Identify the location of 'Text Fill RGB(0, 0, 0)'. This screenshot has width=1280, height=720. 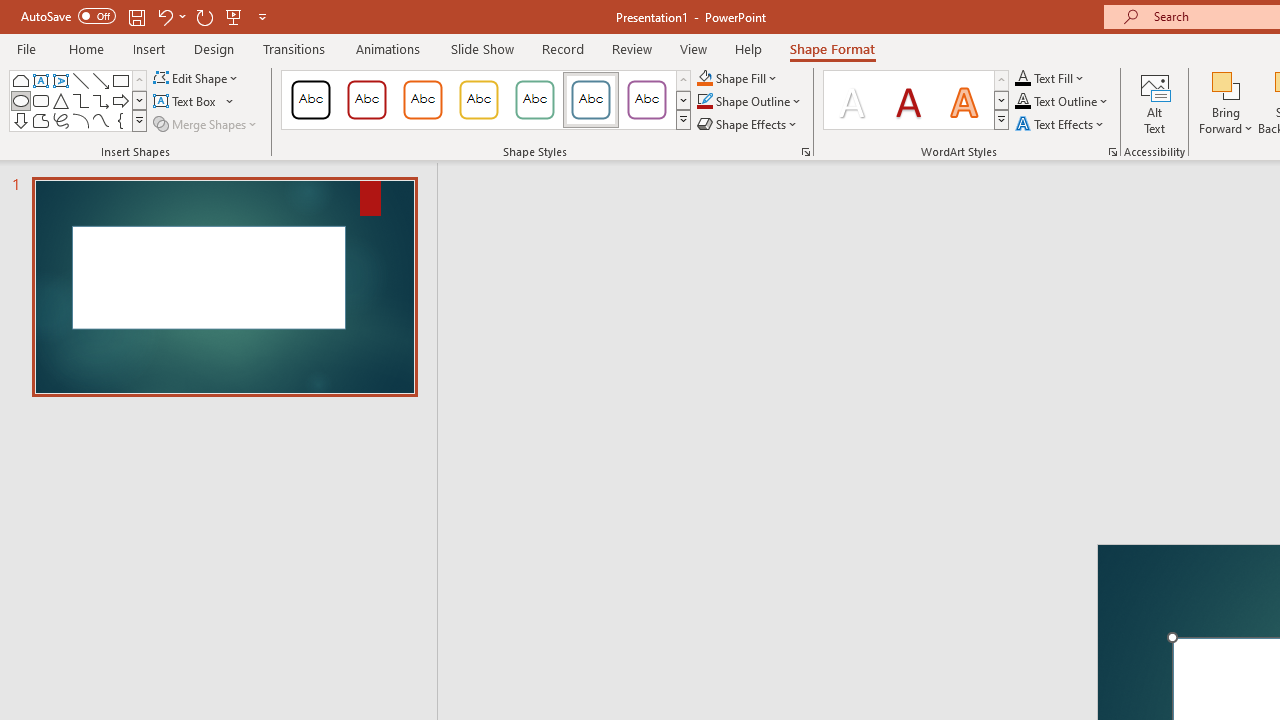
(1023, 77).